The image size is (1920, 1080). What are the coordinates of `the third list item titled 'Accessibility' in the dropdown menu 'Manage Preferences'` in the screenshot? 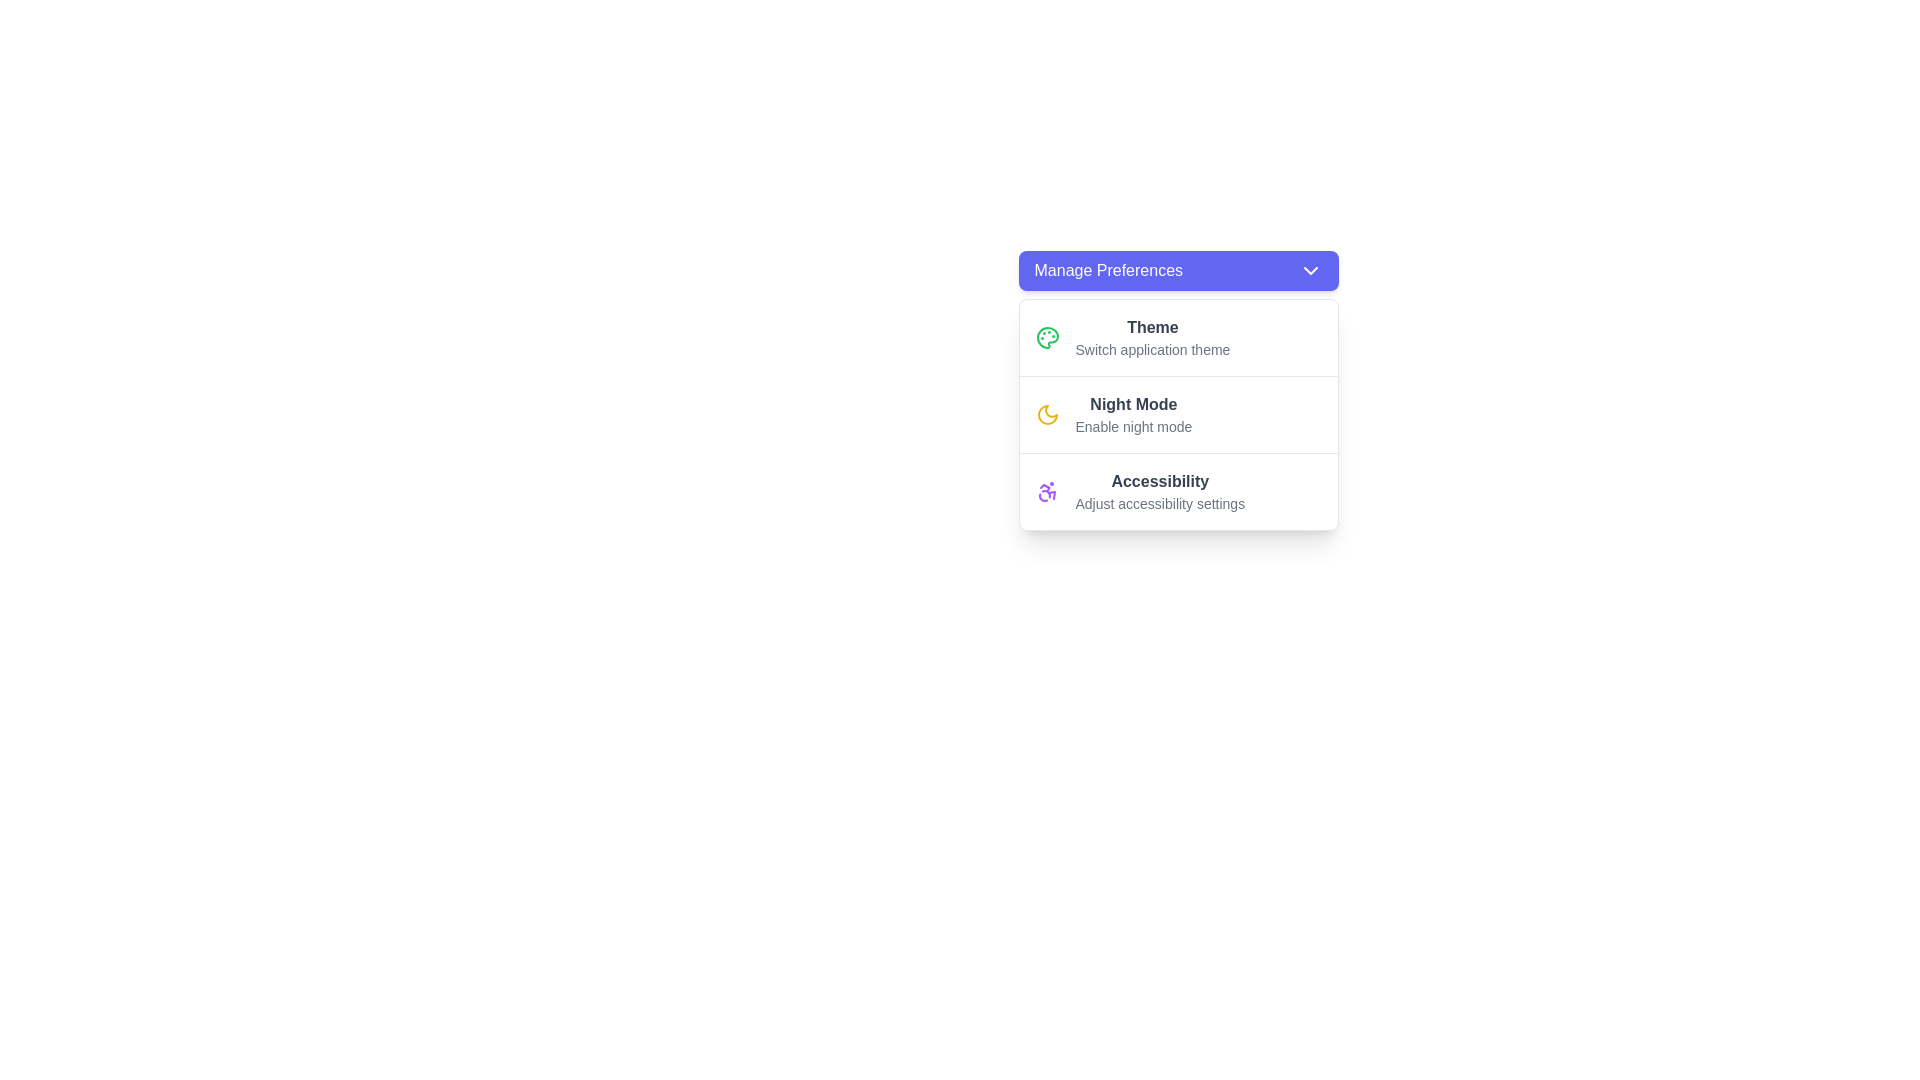 It's located at (1160, 492).